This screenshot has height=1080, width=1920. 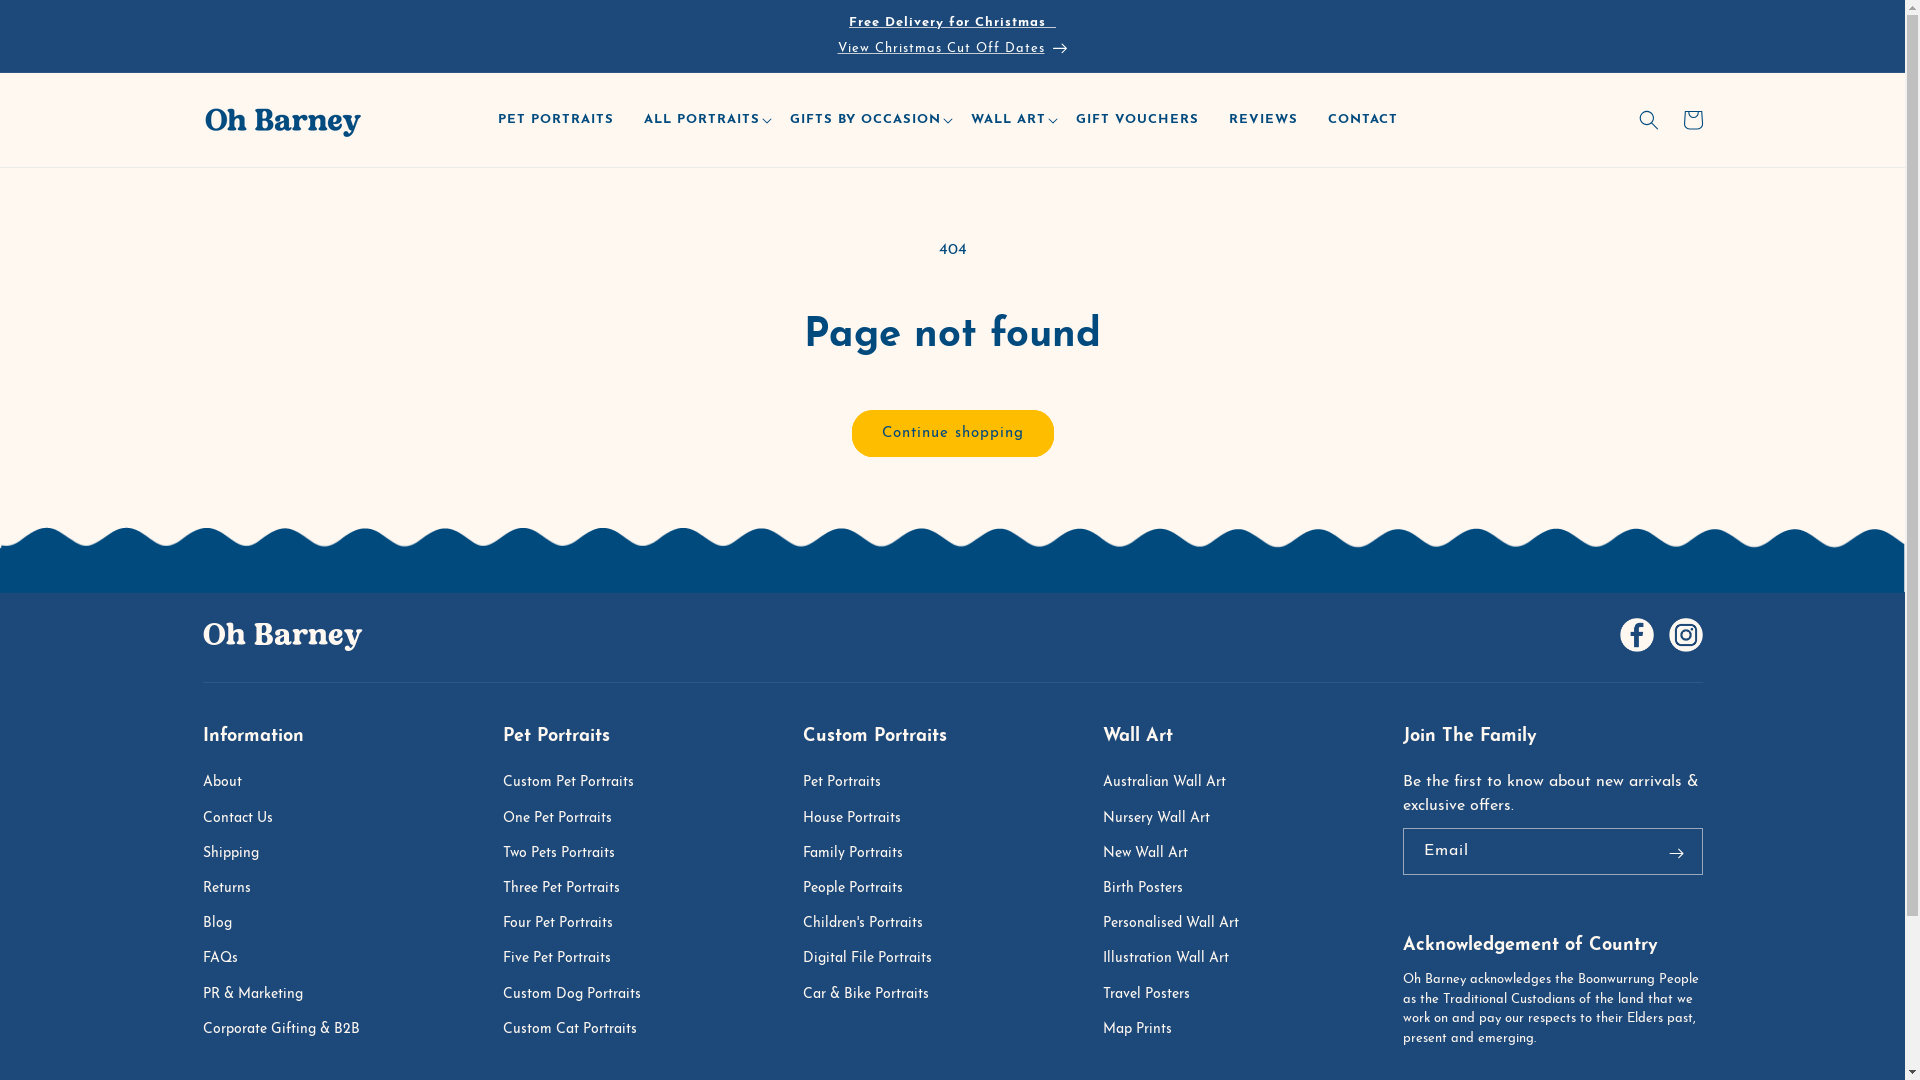 What do you see at coordinates (231, 784) in the screenshot?
I see `'About'` at bounding box center [231, 784].